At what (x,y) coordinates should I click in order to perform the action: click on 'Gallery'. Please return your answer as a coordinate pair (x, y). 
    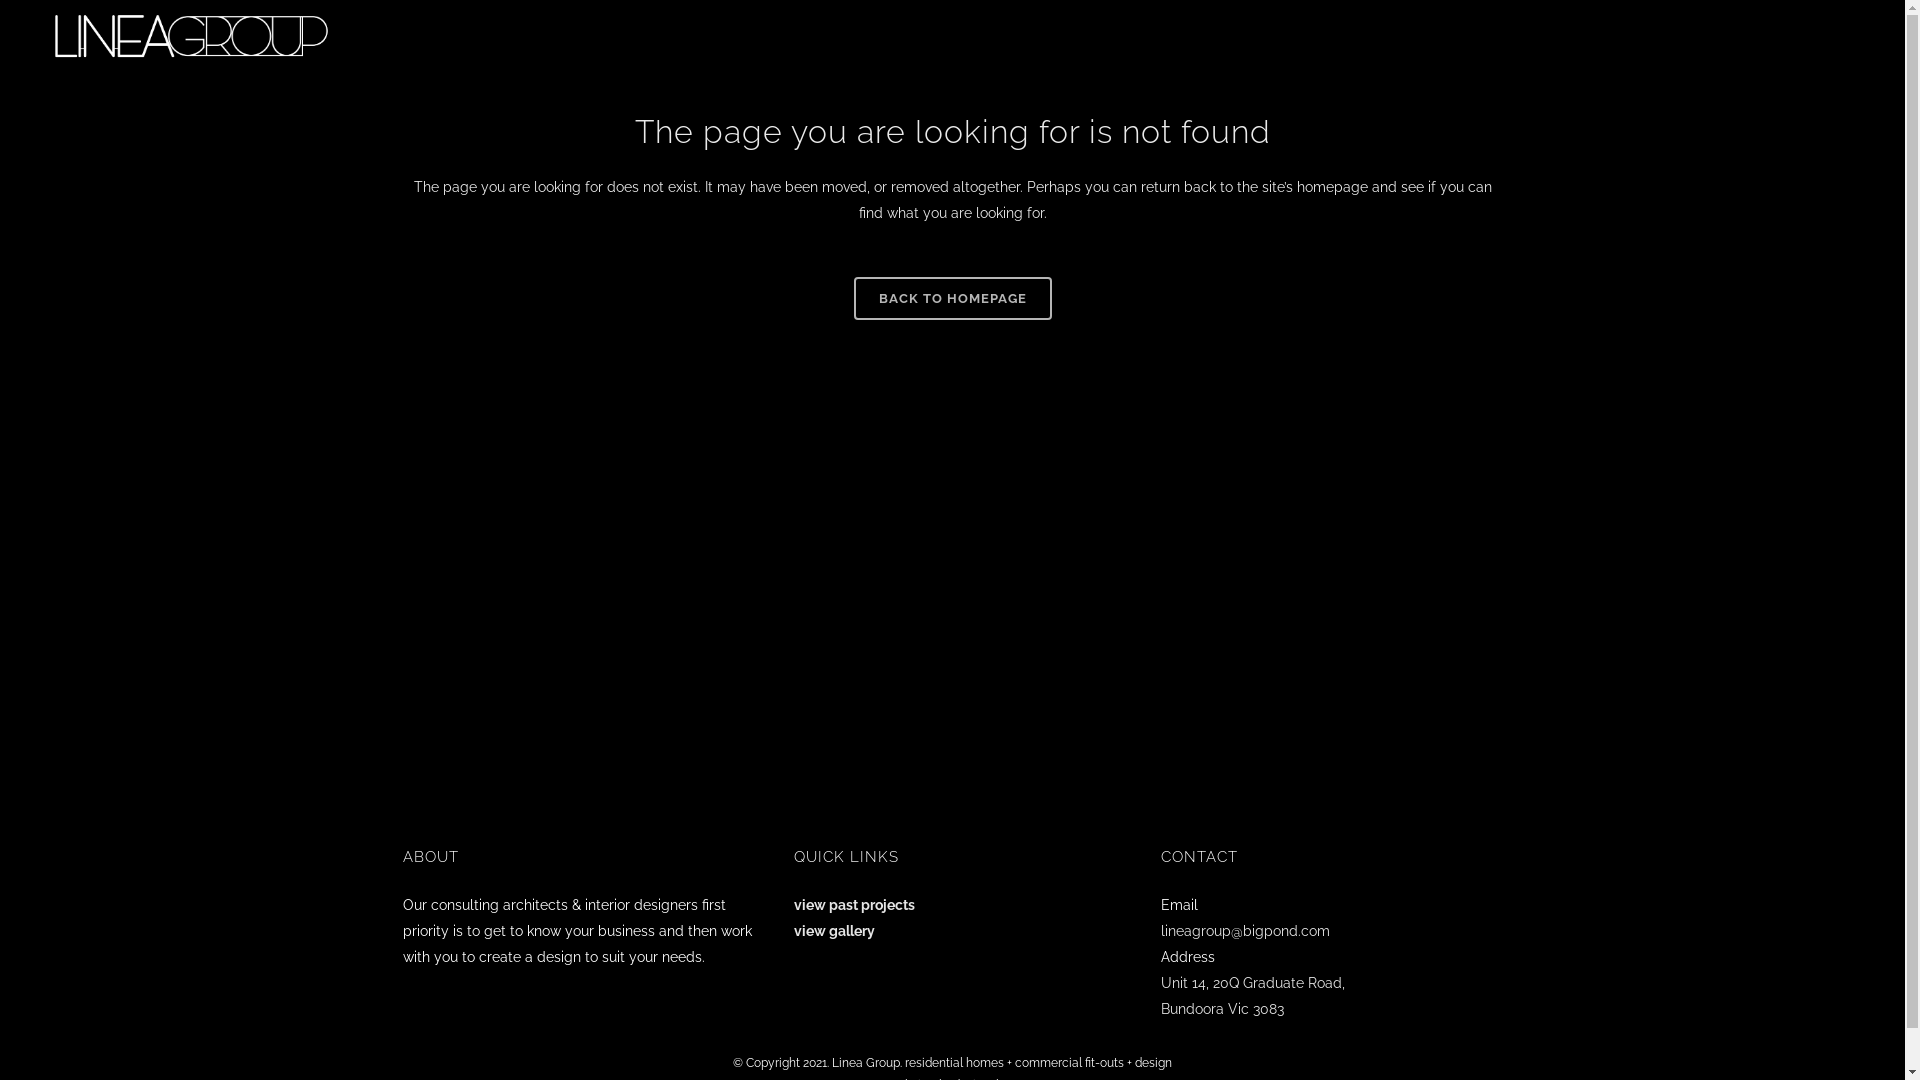
    Looking at the image, I should click on (1685, 34).